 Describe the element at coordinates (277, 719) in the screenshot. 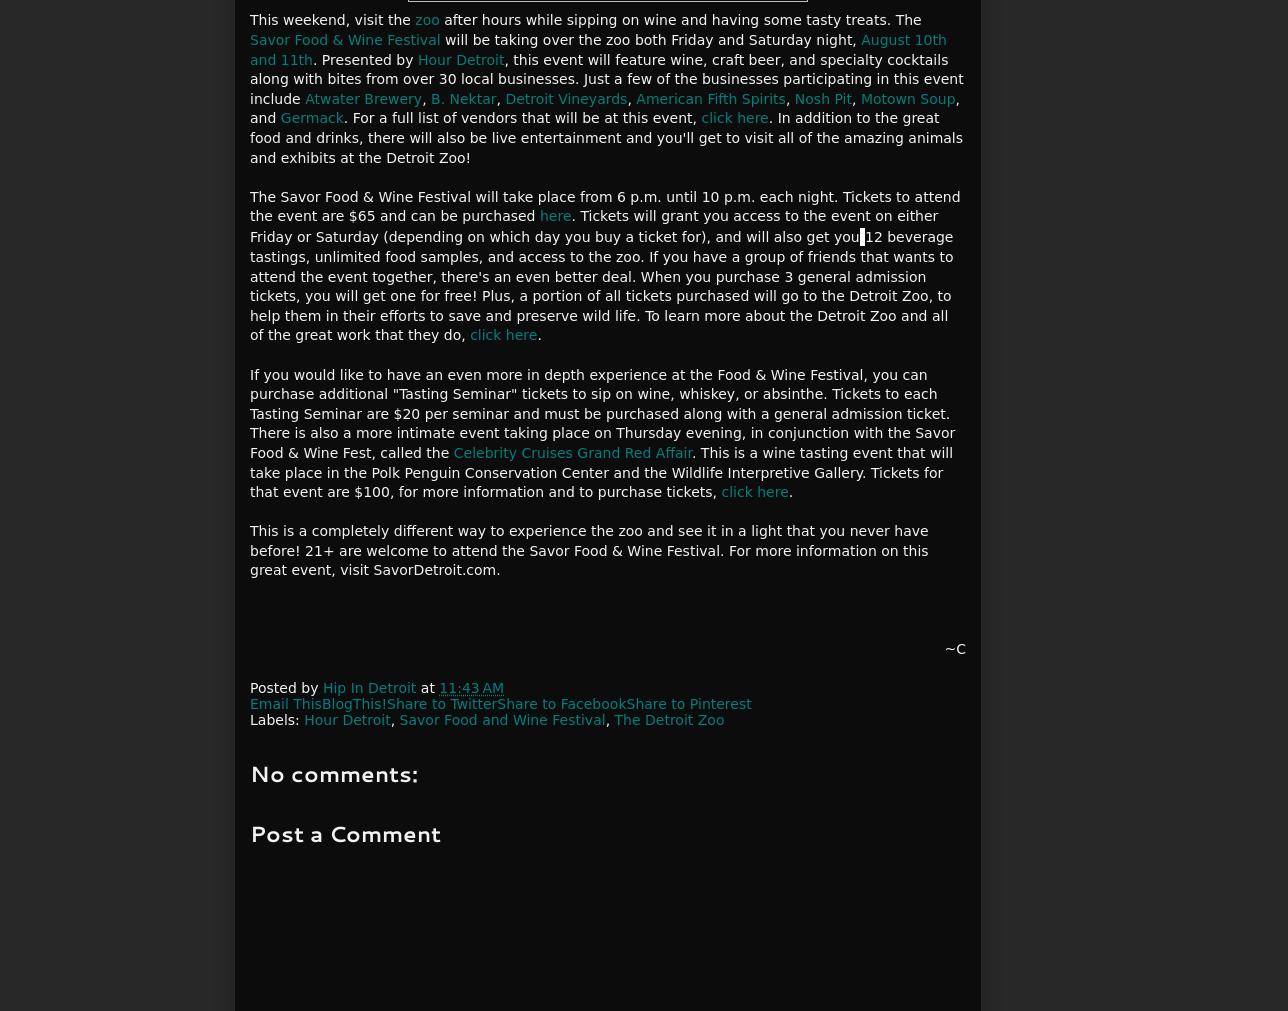

I see `'Labels:'` at that location.